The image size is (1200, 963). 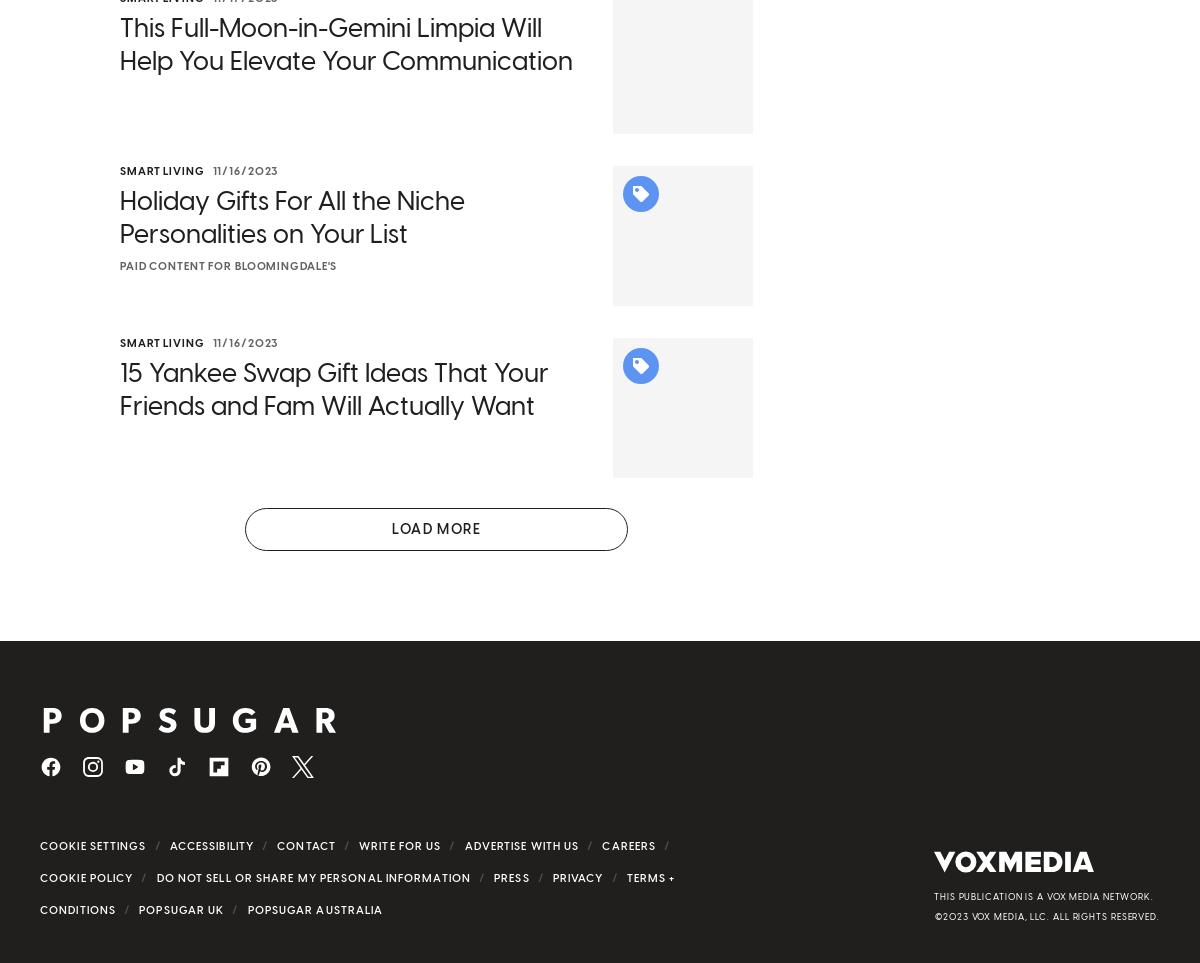 I want to click on 'Privacy', so click(x=576, y=904).